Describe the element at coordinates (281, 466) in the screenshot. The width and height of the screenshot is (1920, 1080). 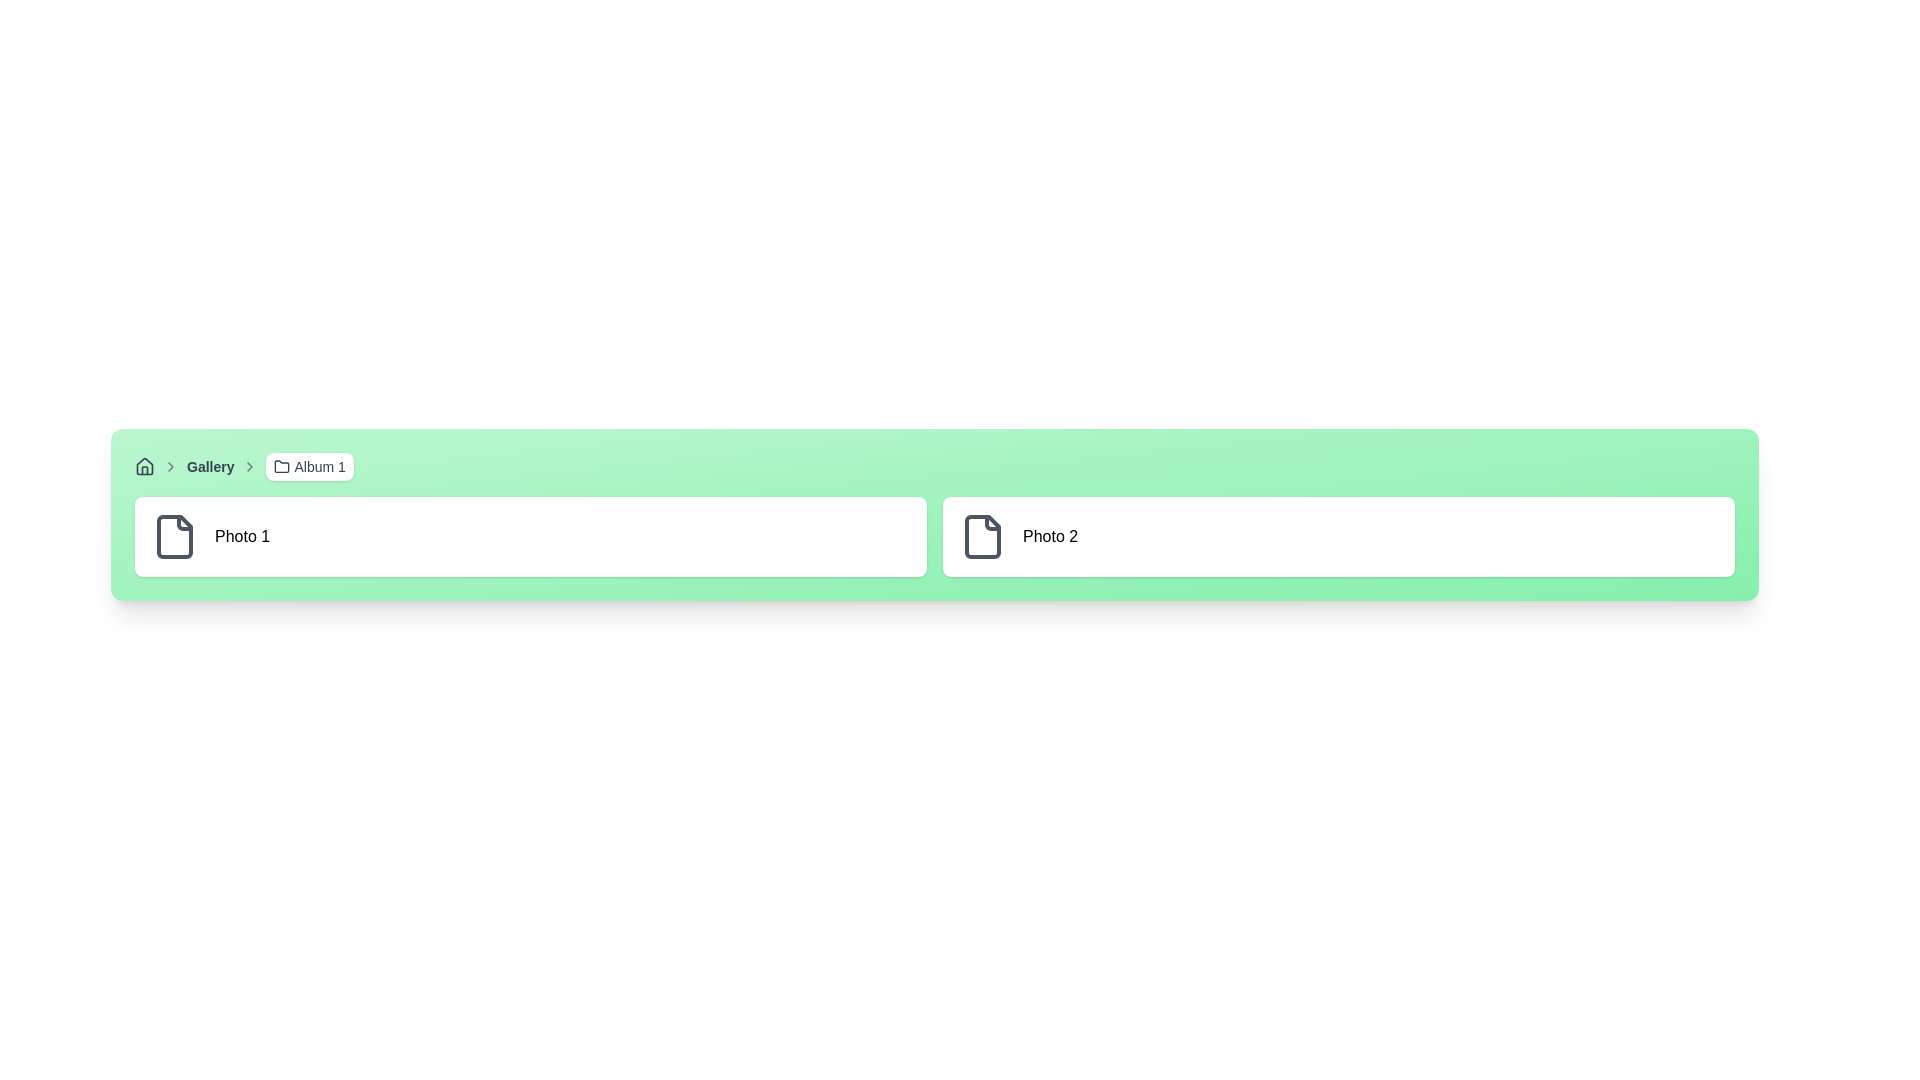
I see `the folder icon located inside the 'Album 1' button at the top navigation area, which features a minimalistic design with a dark stroke-based outline` at that location.